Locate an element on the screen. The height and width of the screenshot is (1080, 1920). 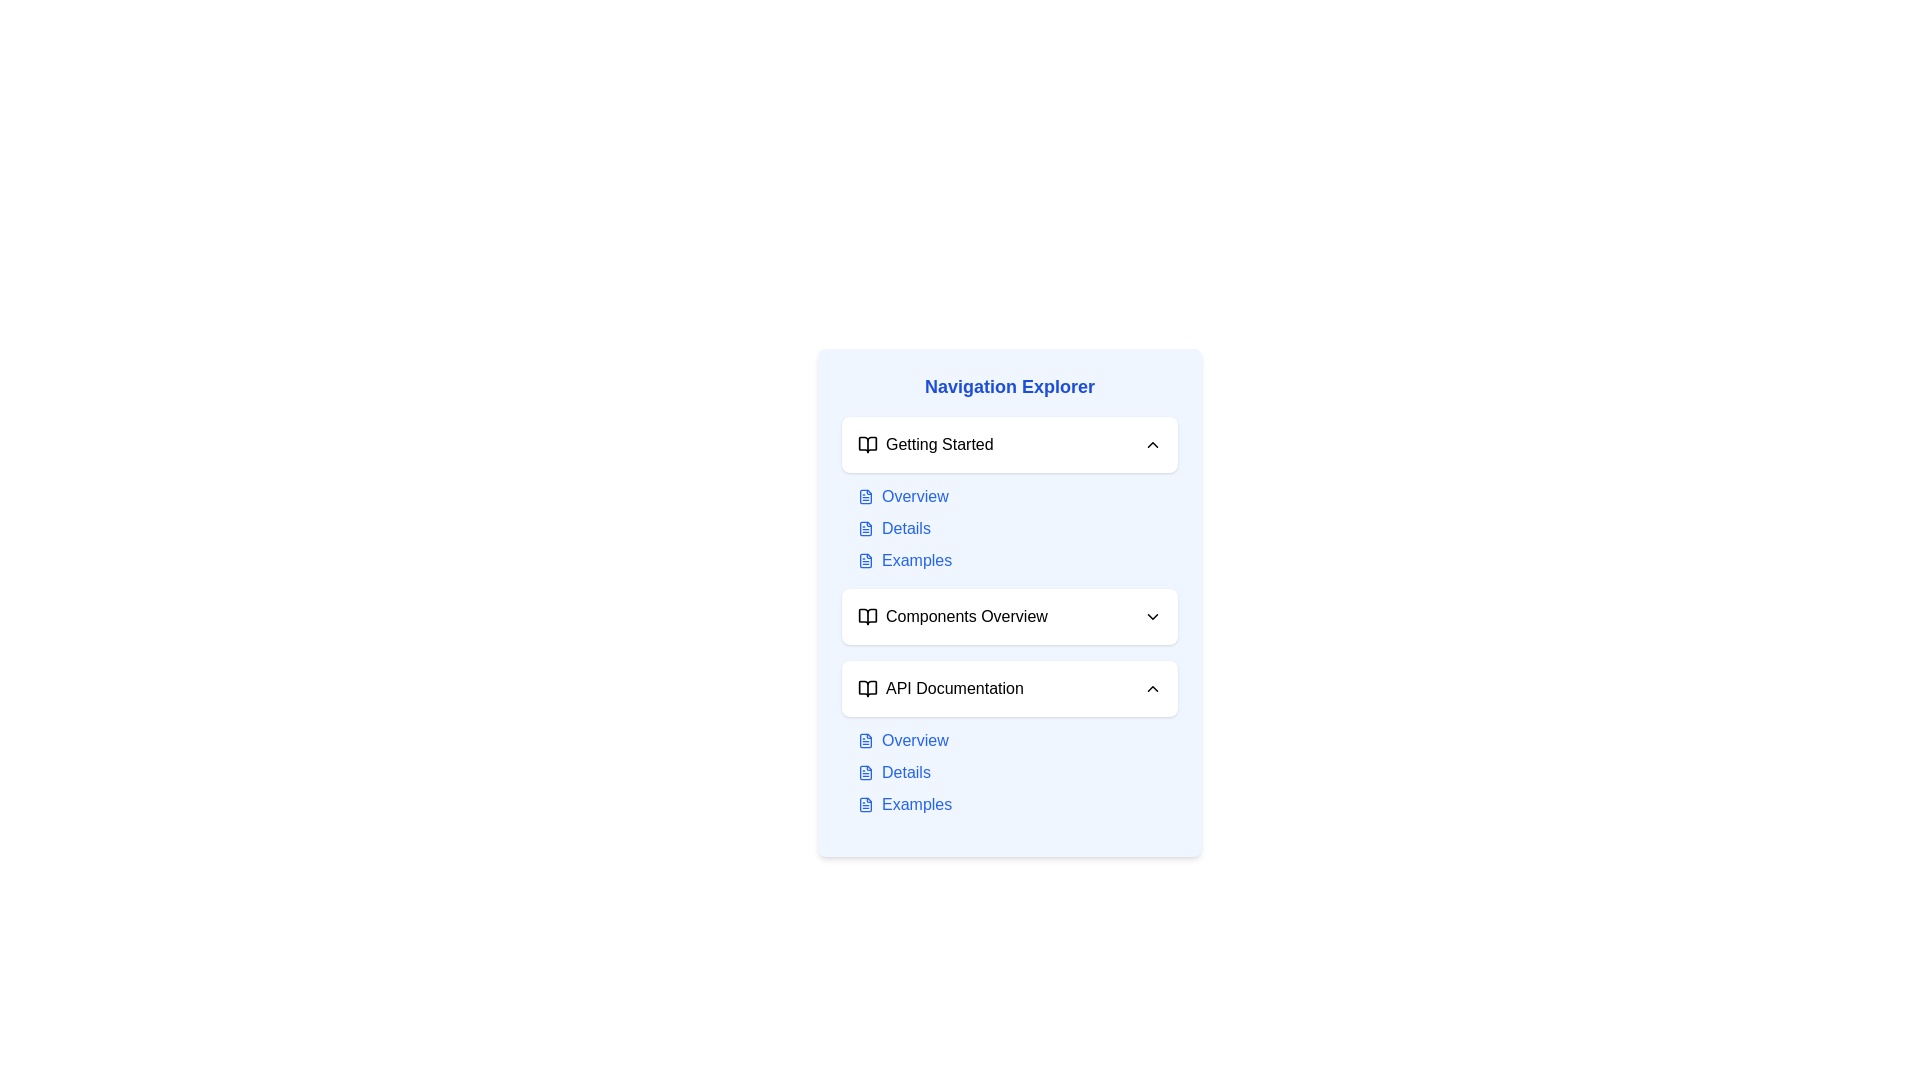
the 'API Documentation' link with an open book icon, located is located at coordinates (939, 688).